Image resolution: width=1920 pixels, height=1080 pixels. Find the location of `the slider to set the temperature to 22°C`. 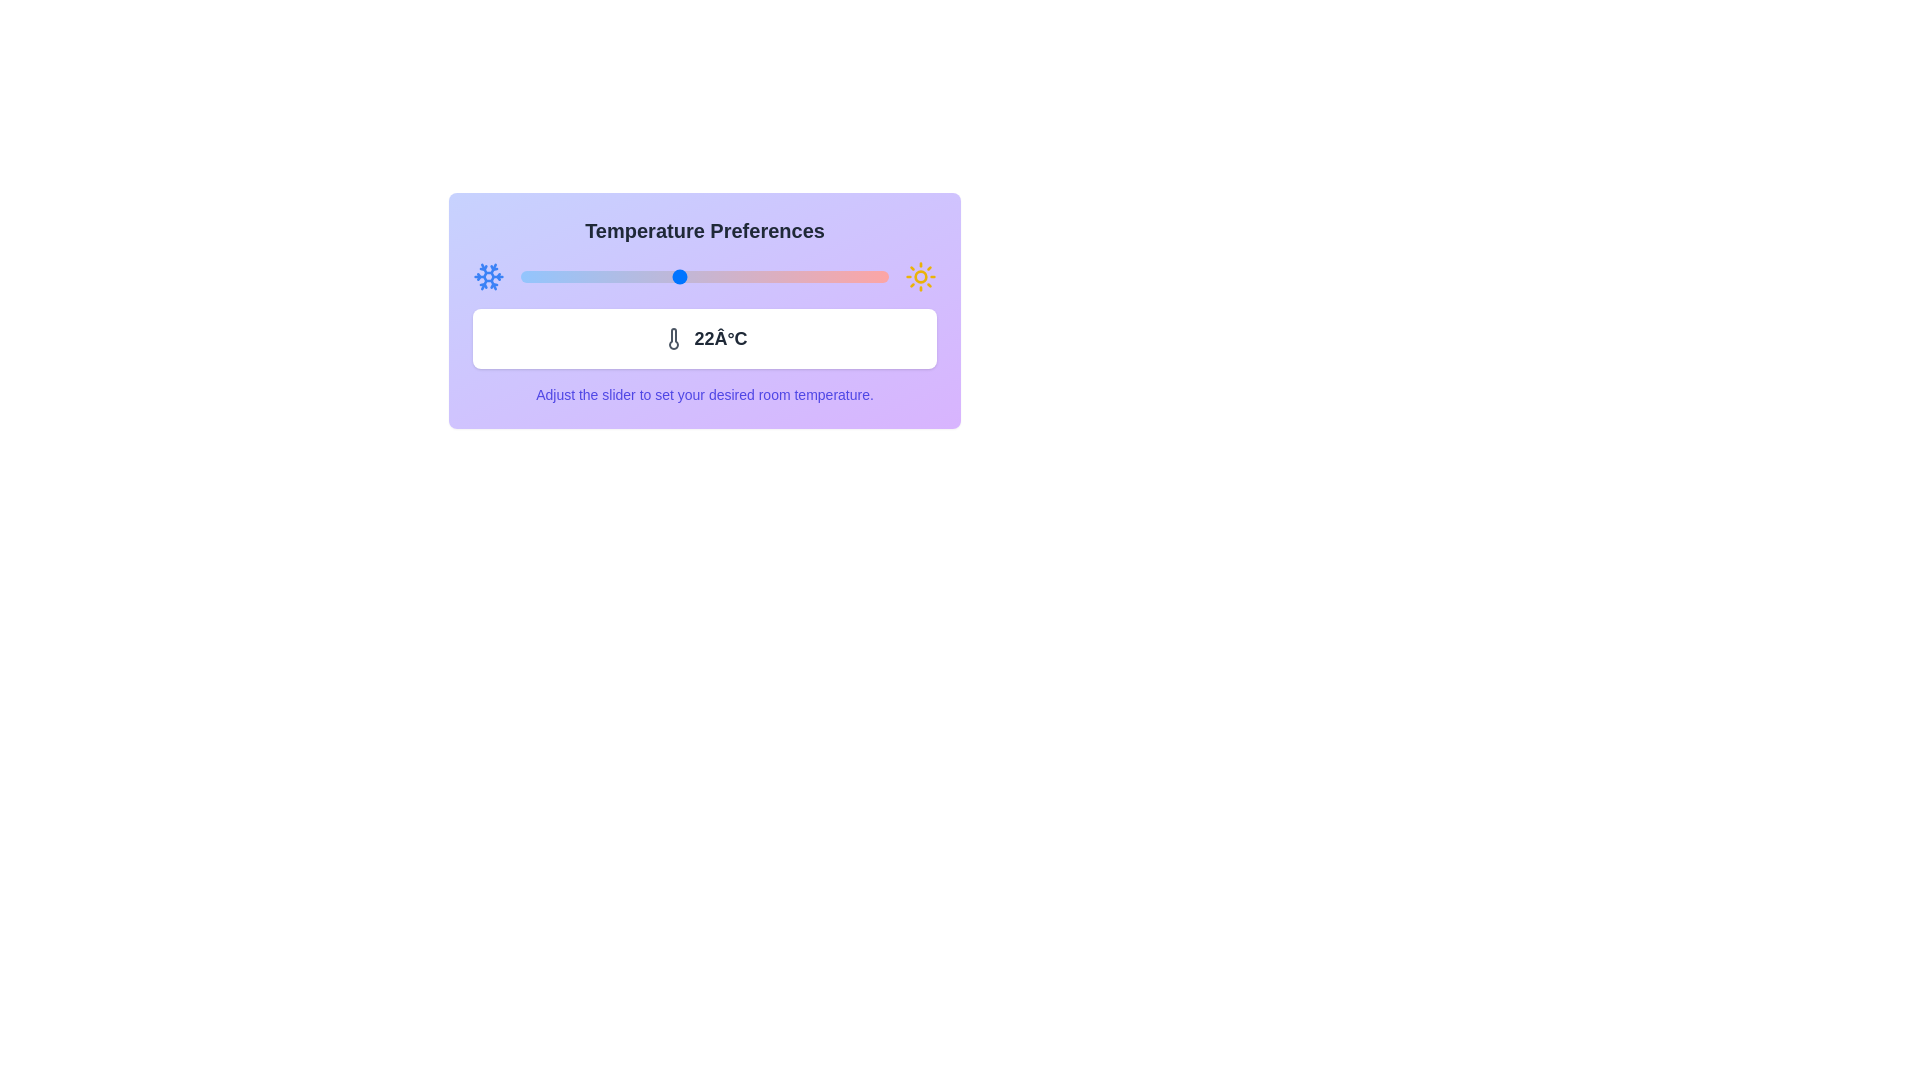

the slider to set the temperature to 22°C is located at coordinates (678, 277).